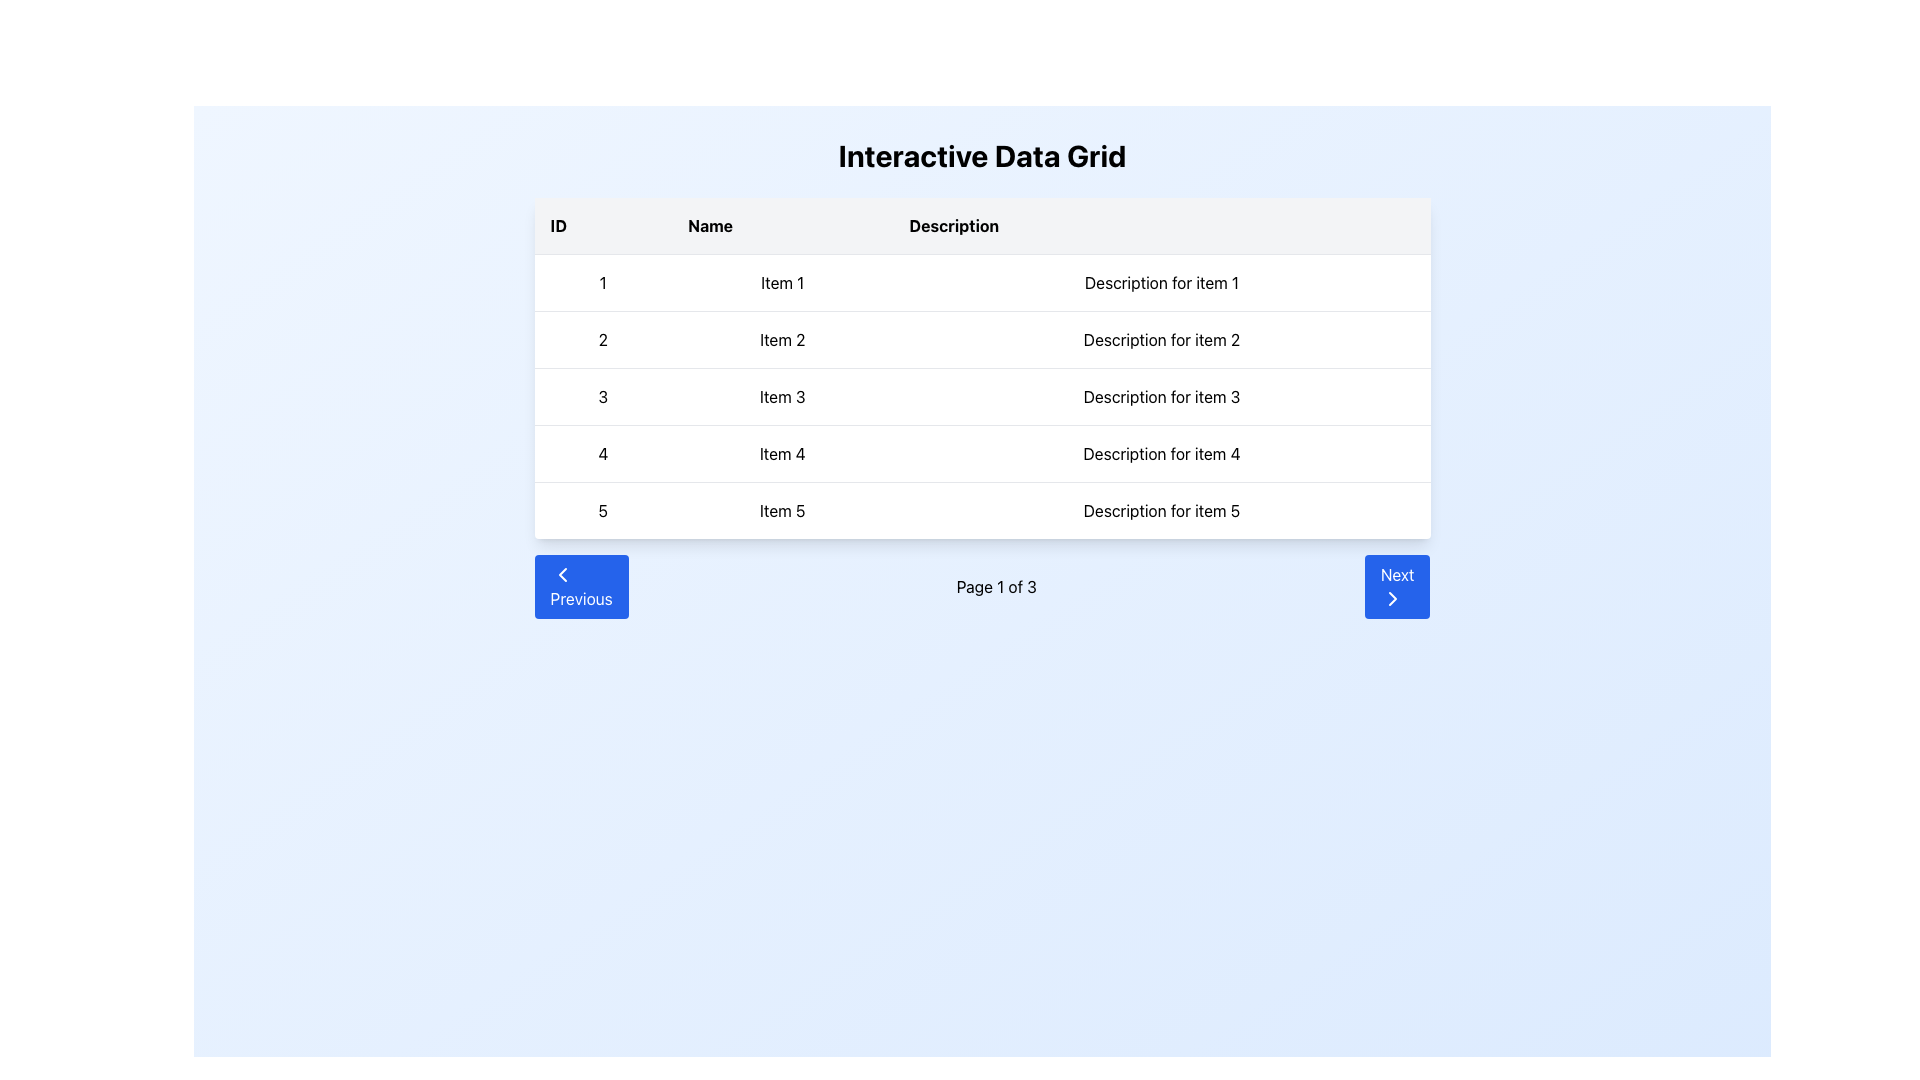  What do you see at coordinates (1391, 597) in the screenshot?
I see `the 'Next' button located at the bottom-right corner of the interface` at bounding box center [1391, 597].